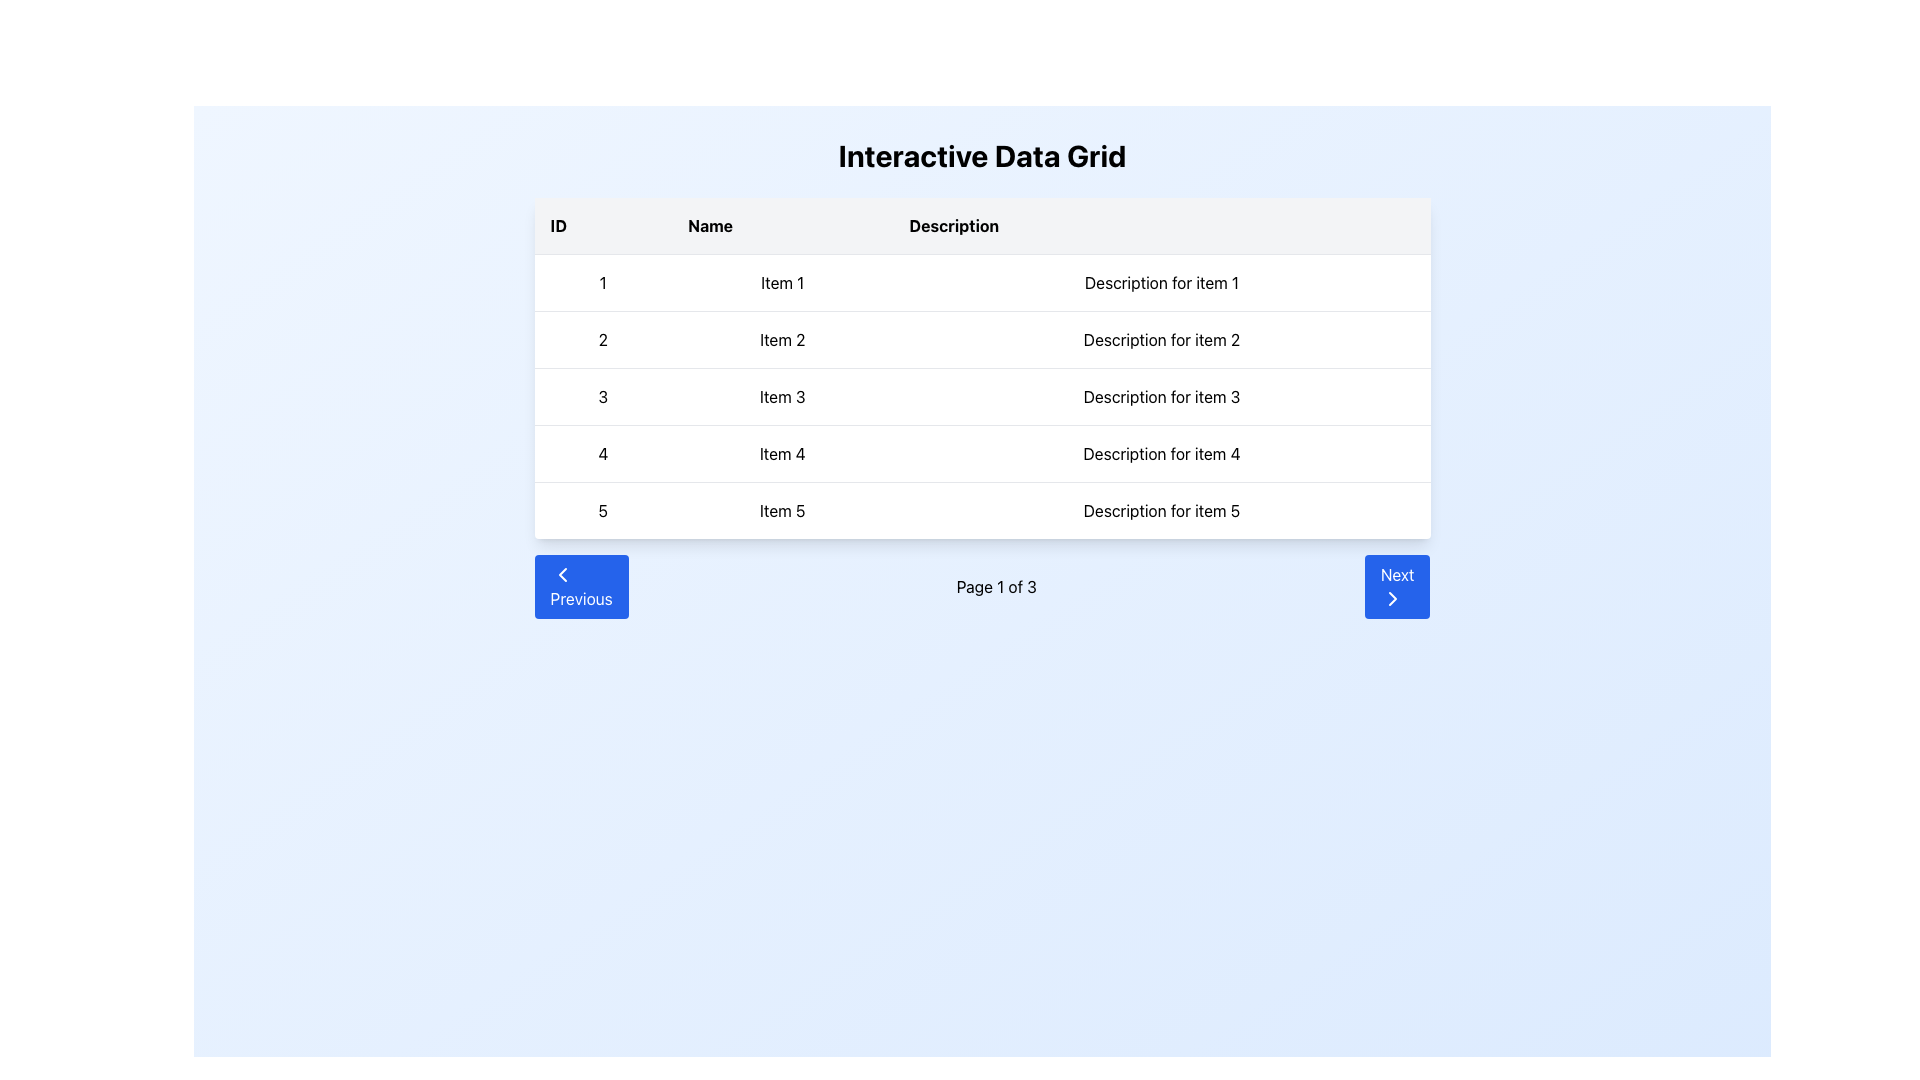  What do you see at coordinates (1391, 597) in the screenshot?
I see `the 'Next' button located at the bottom-right corner of the interface` at bounding box center [1391, 597].